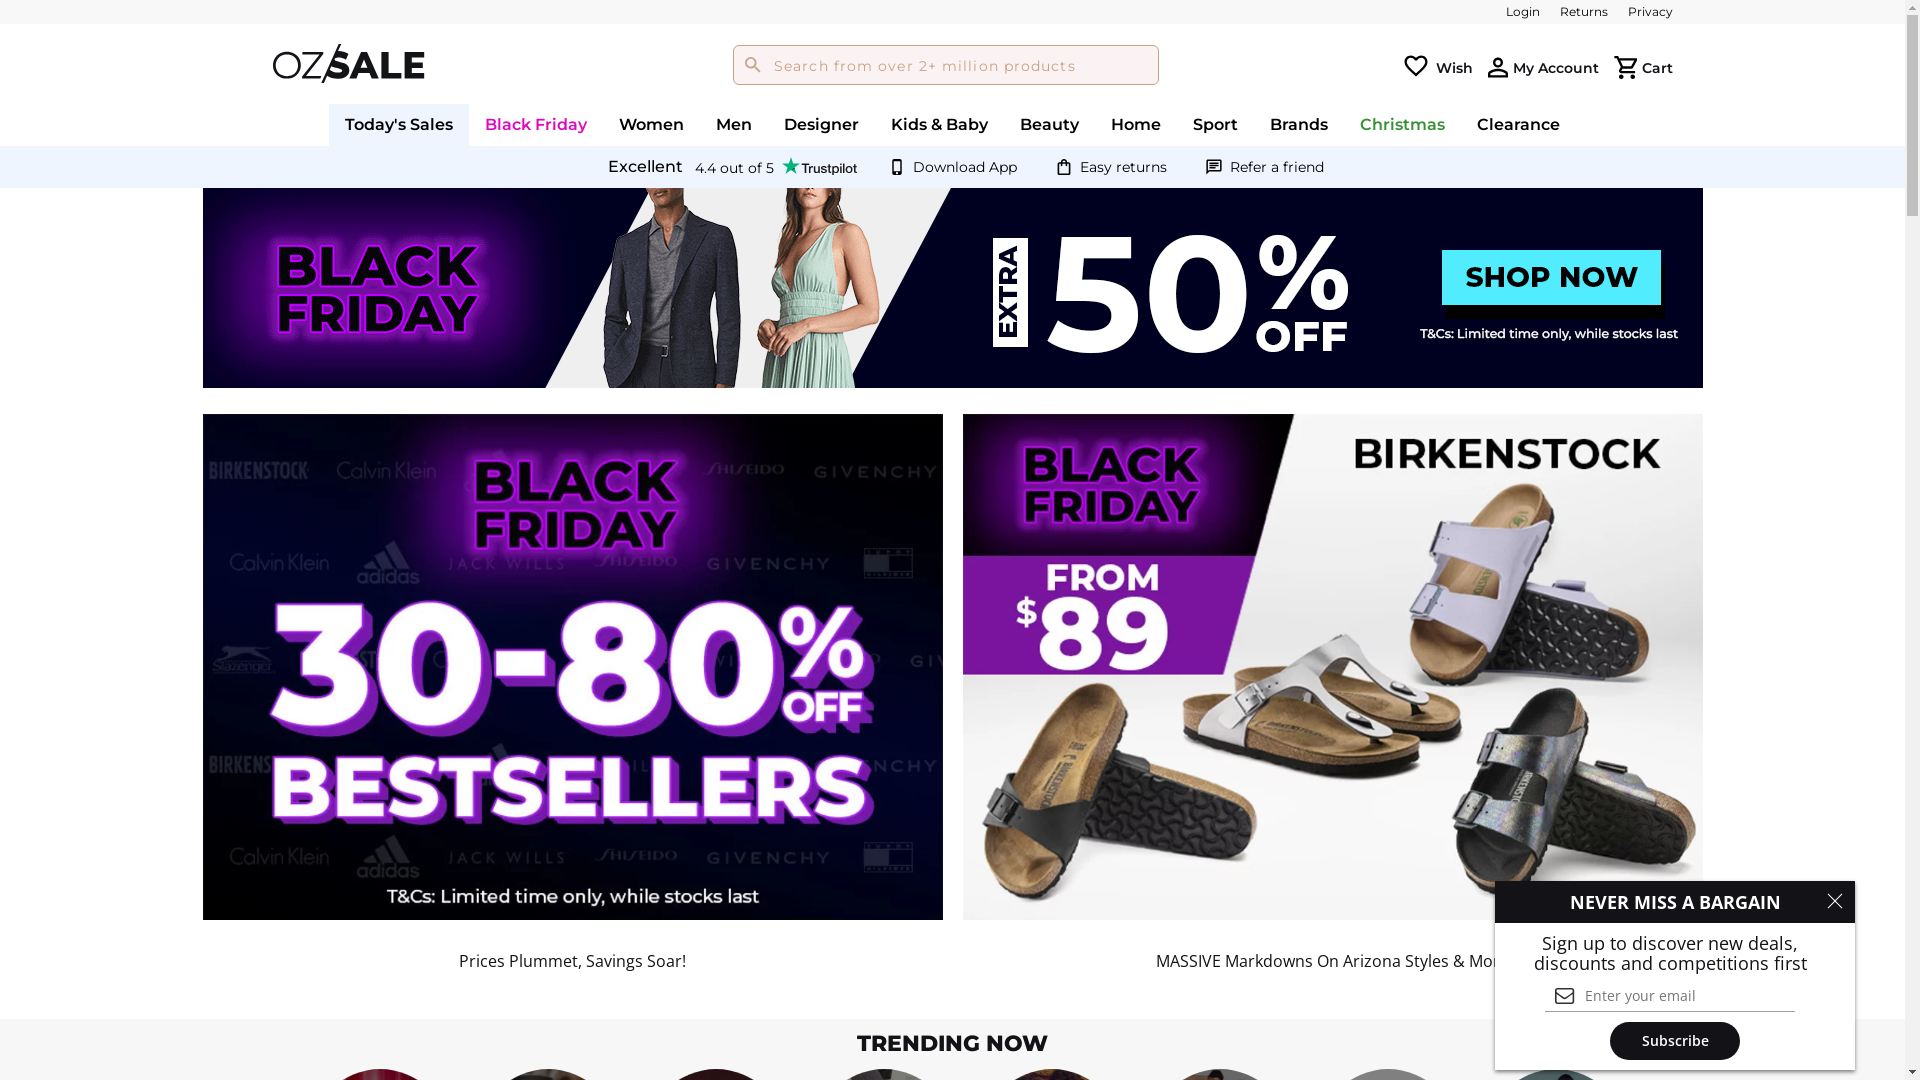 The height and width of the screenshot is (1080, 1920). What do you see at coordinates (964, 166) in the screenshot?
I see `'Download App'` at bounding box center [964, 166].